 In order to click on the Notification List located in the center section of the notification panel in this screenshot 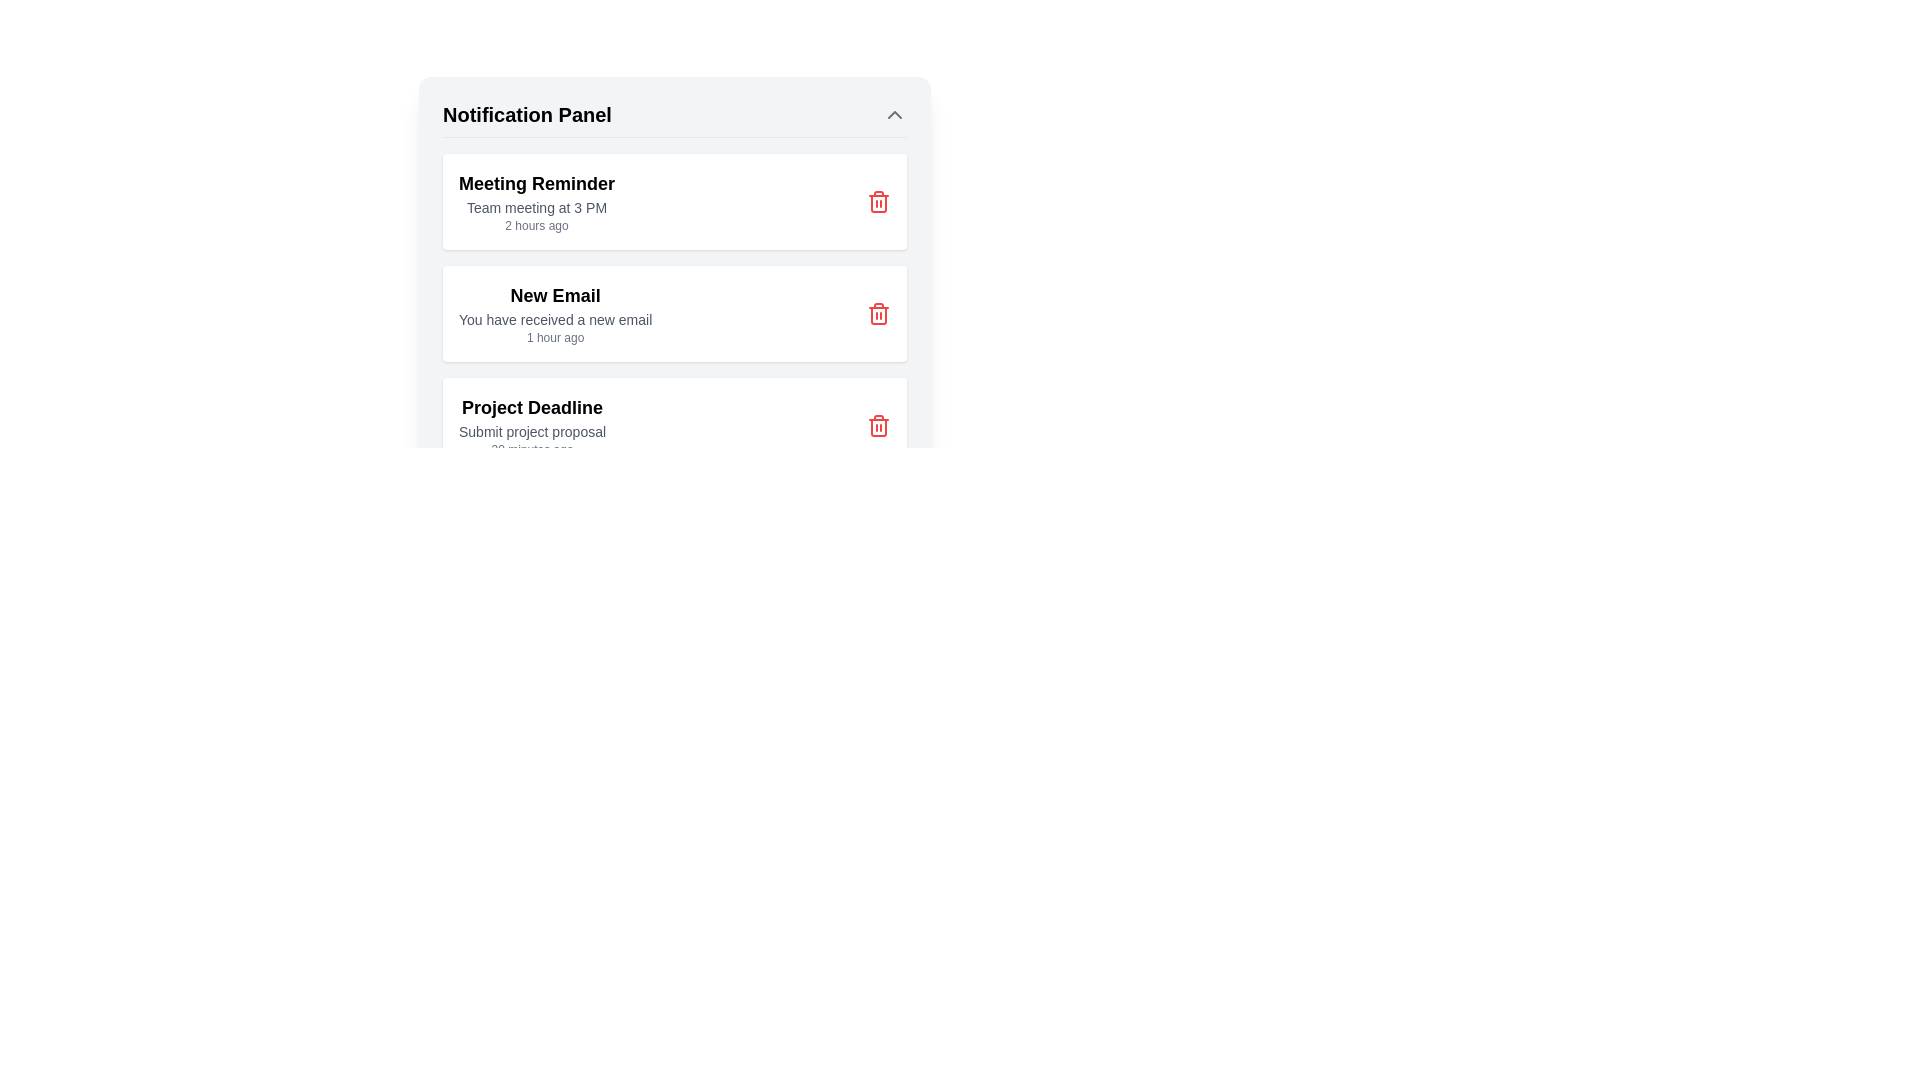, I will do `click(675, 313)`.